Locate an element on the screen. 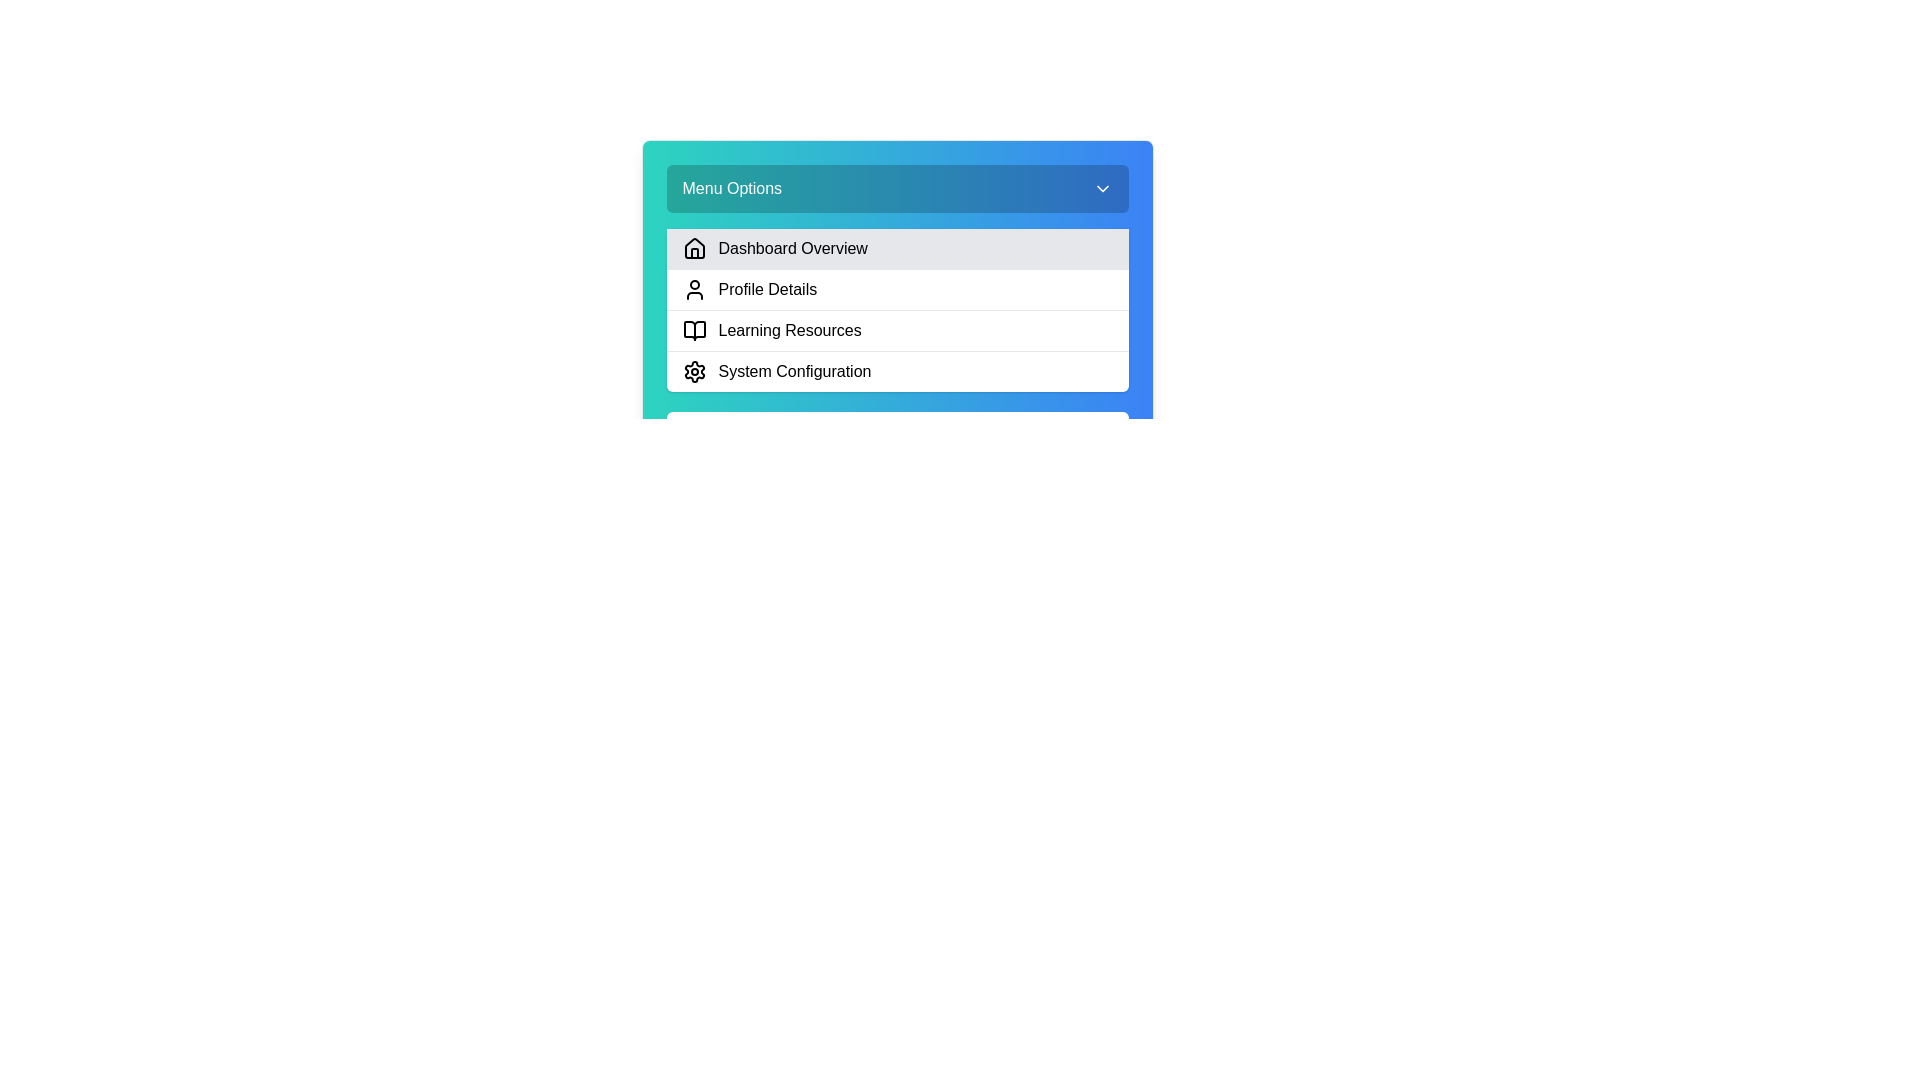  the user profile silhouette icon located to the left of the 'Profile Details' text label in the menu interface is located at coordinates (694, 289).